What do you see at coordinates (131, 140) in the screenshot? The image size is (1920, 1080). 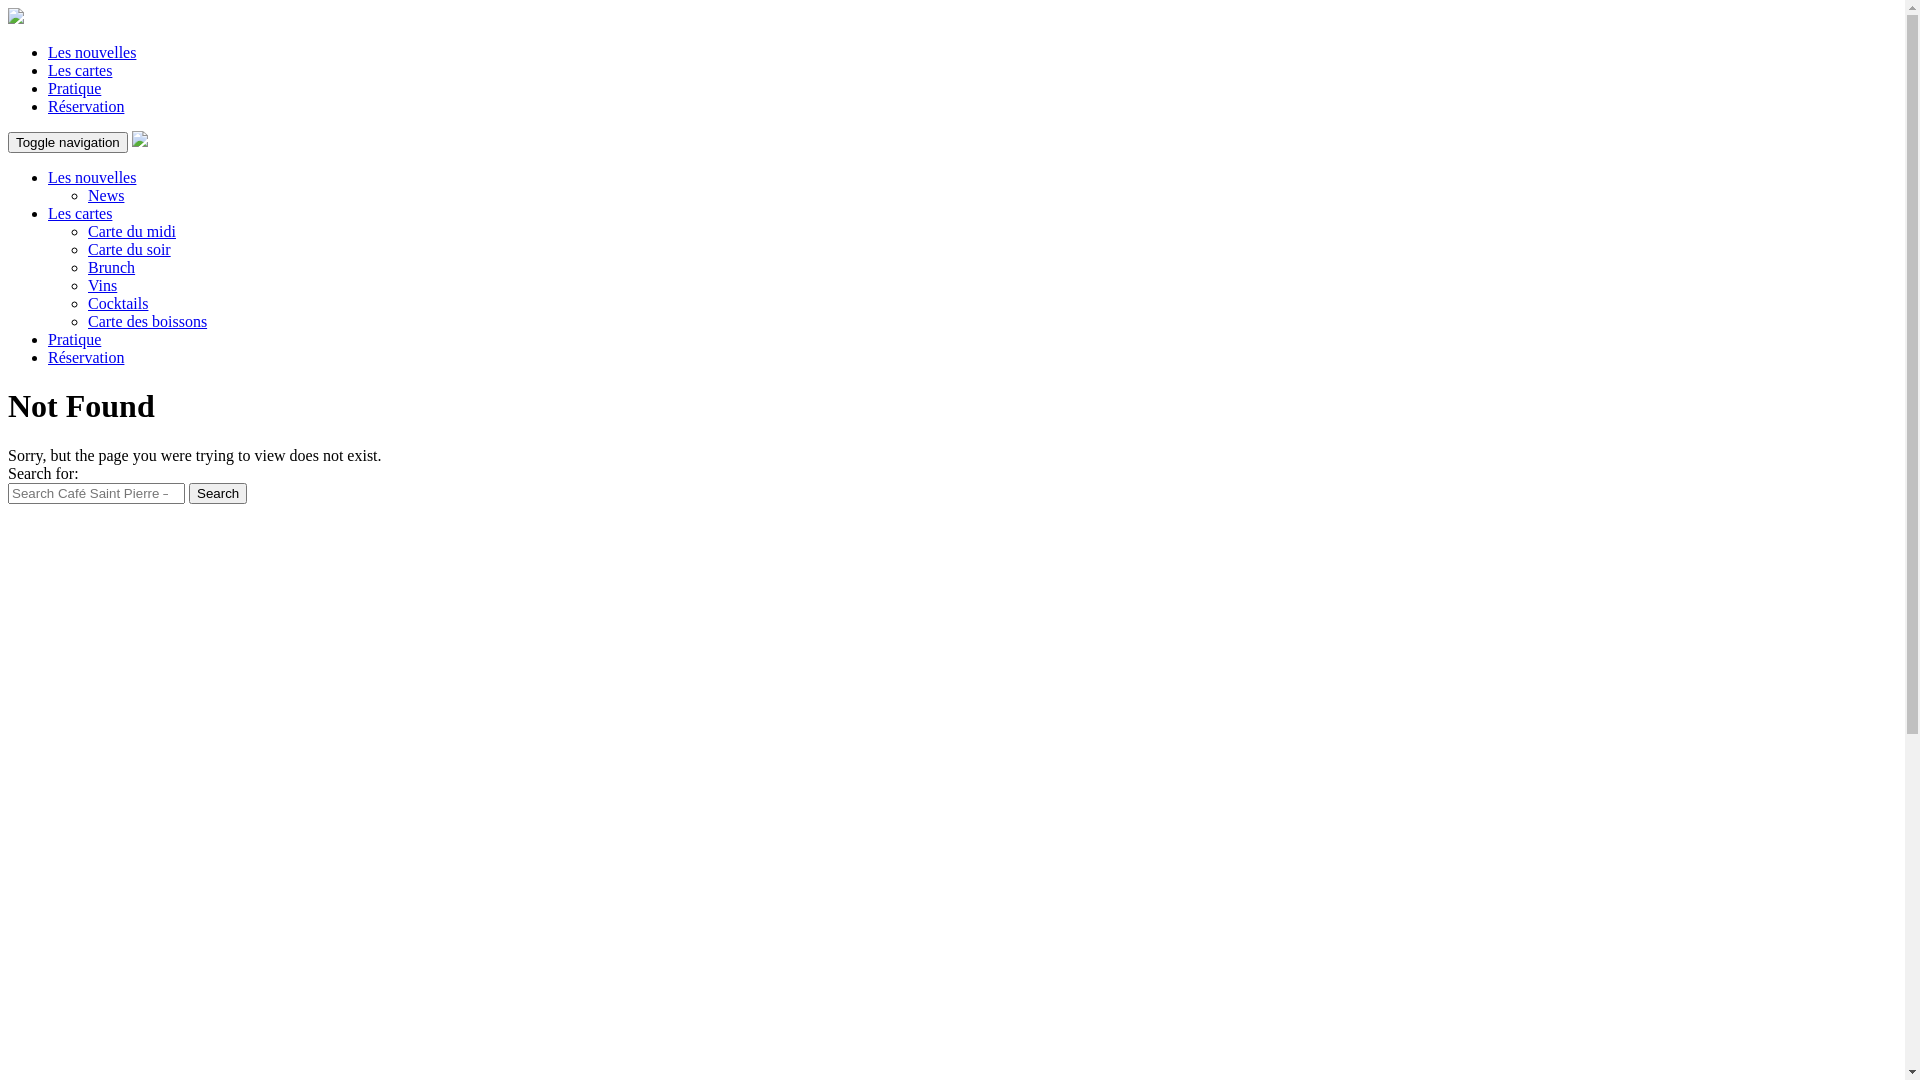 I see `'Saint-Pierre'` at bounding box center [131, 140].